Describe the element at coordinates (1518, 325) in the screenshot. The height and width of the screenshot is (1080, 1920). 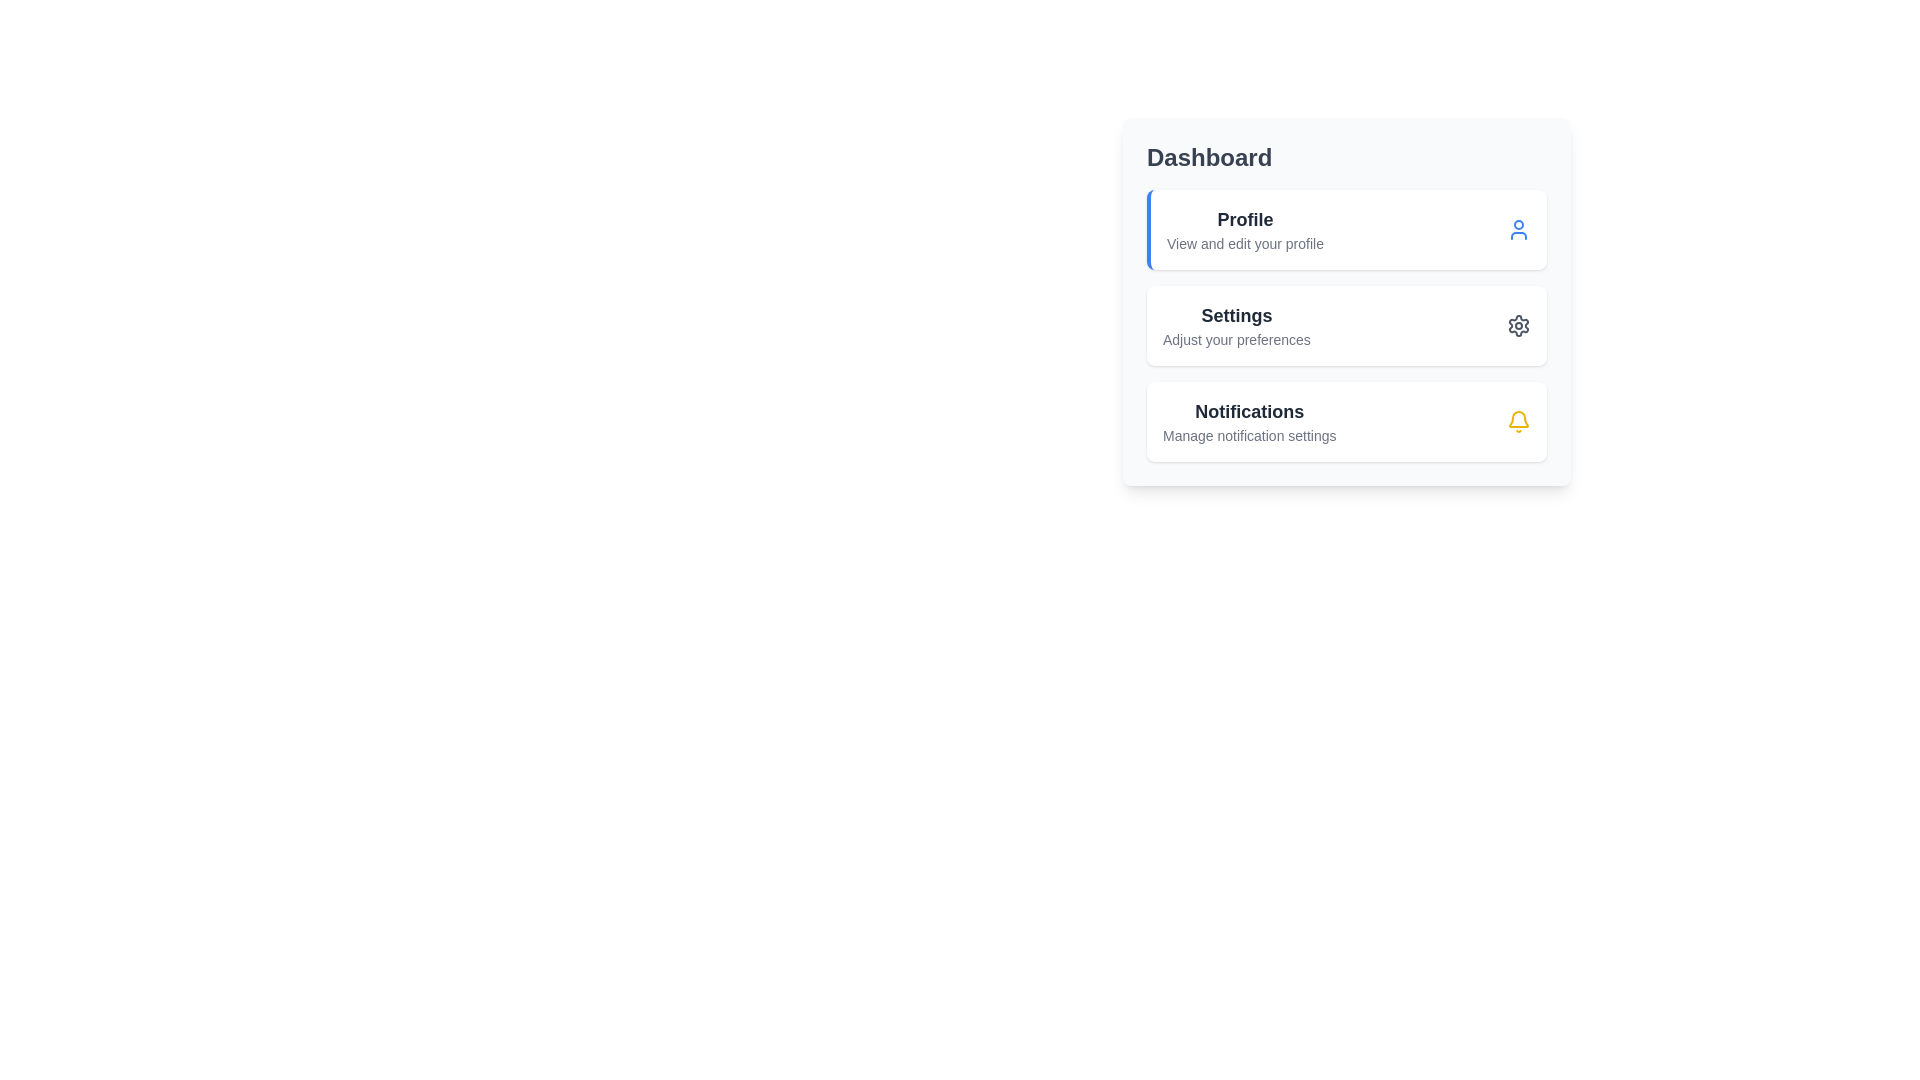
I see `the gear icon, which symbolizes settings` at that location.